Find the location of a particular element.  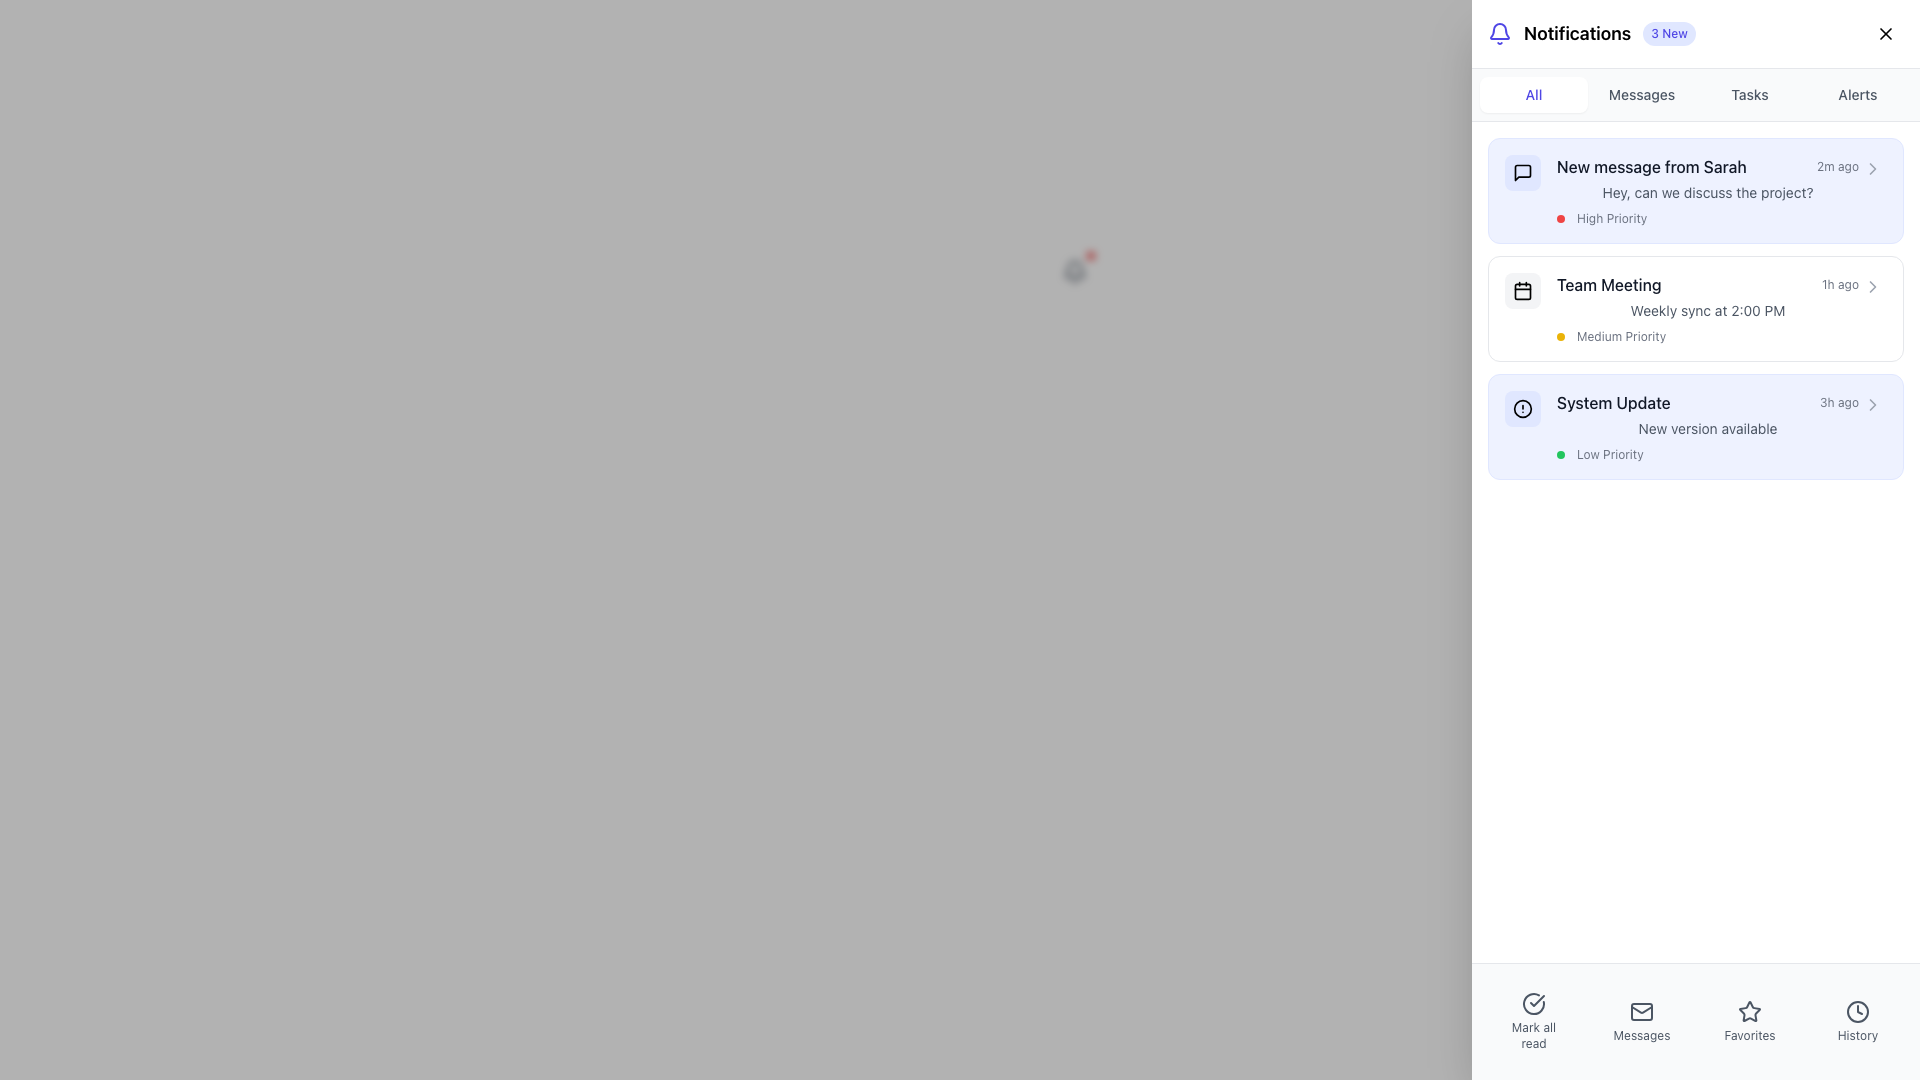

the checkmark graphical element in the footer area of the interface, which is part of the 'Mark all read' button, located to the far left among other interactive elements is located at coordinates (1536, 1001).